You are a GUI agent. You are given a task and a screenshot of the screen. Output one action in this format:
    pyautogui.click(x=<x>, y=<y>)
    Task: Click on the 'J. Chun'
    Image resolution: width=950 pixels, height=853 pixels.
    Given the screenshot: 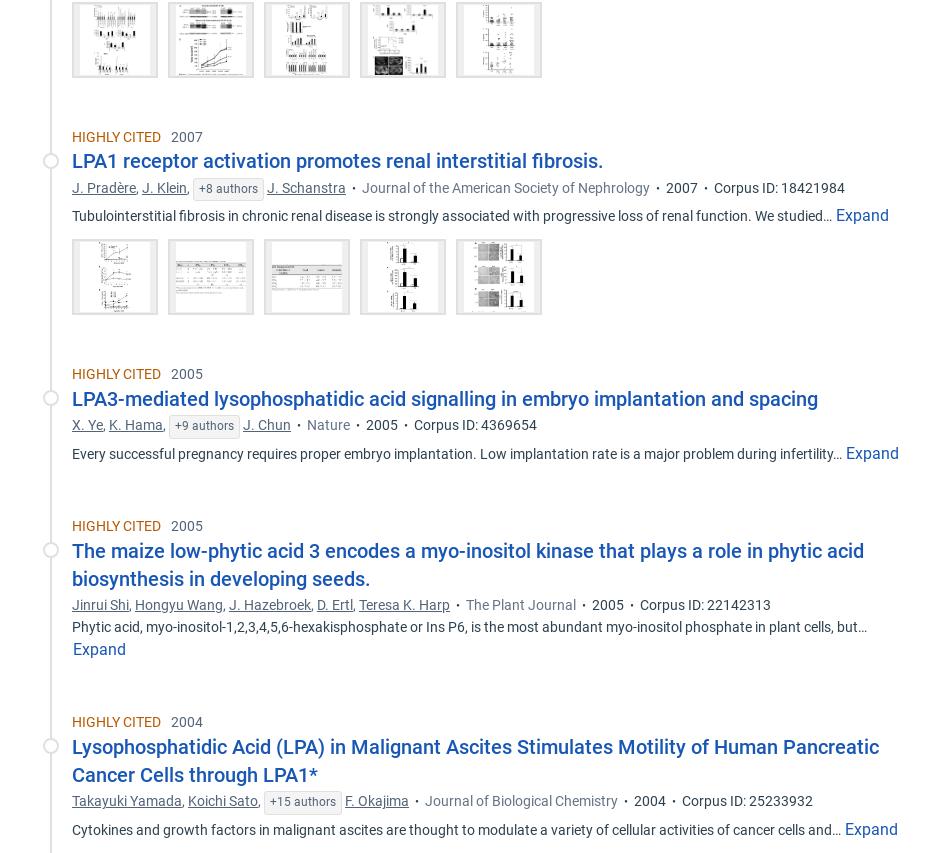 What is the action you would take?
    pyautogui.click(x=266, y=423)
    